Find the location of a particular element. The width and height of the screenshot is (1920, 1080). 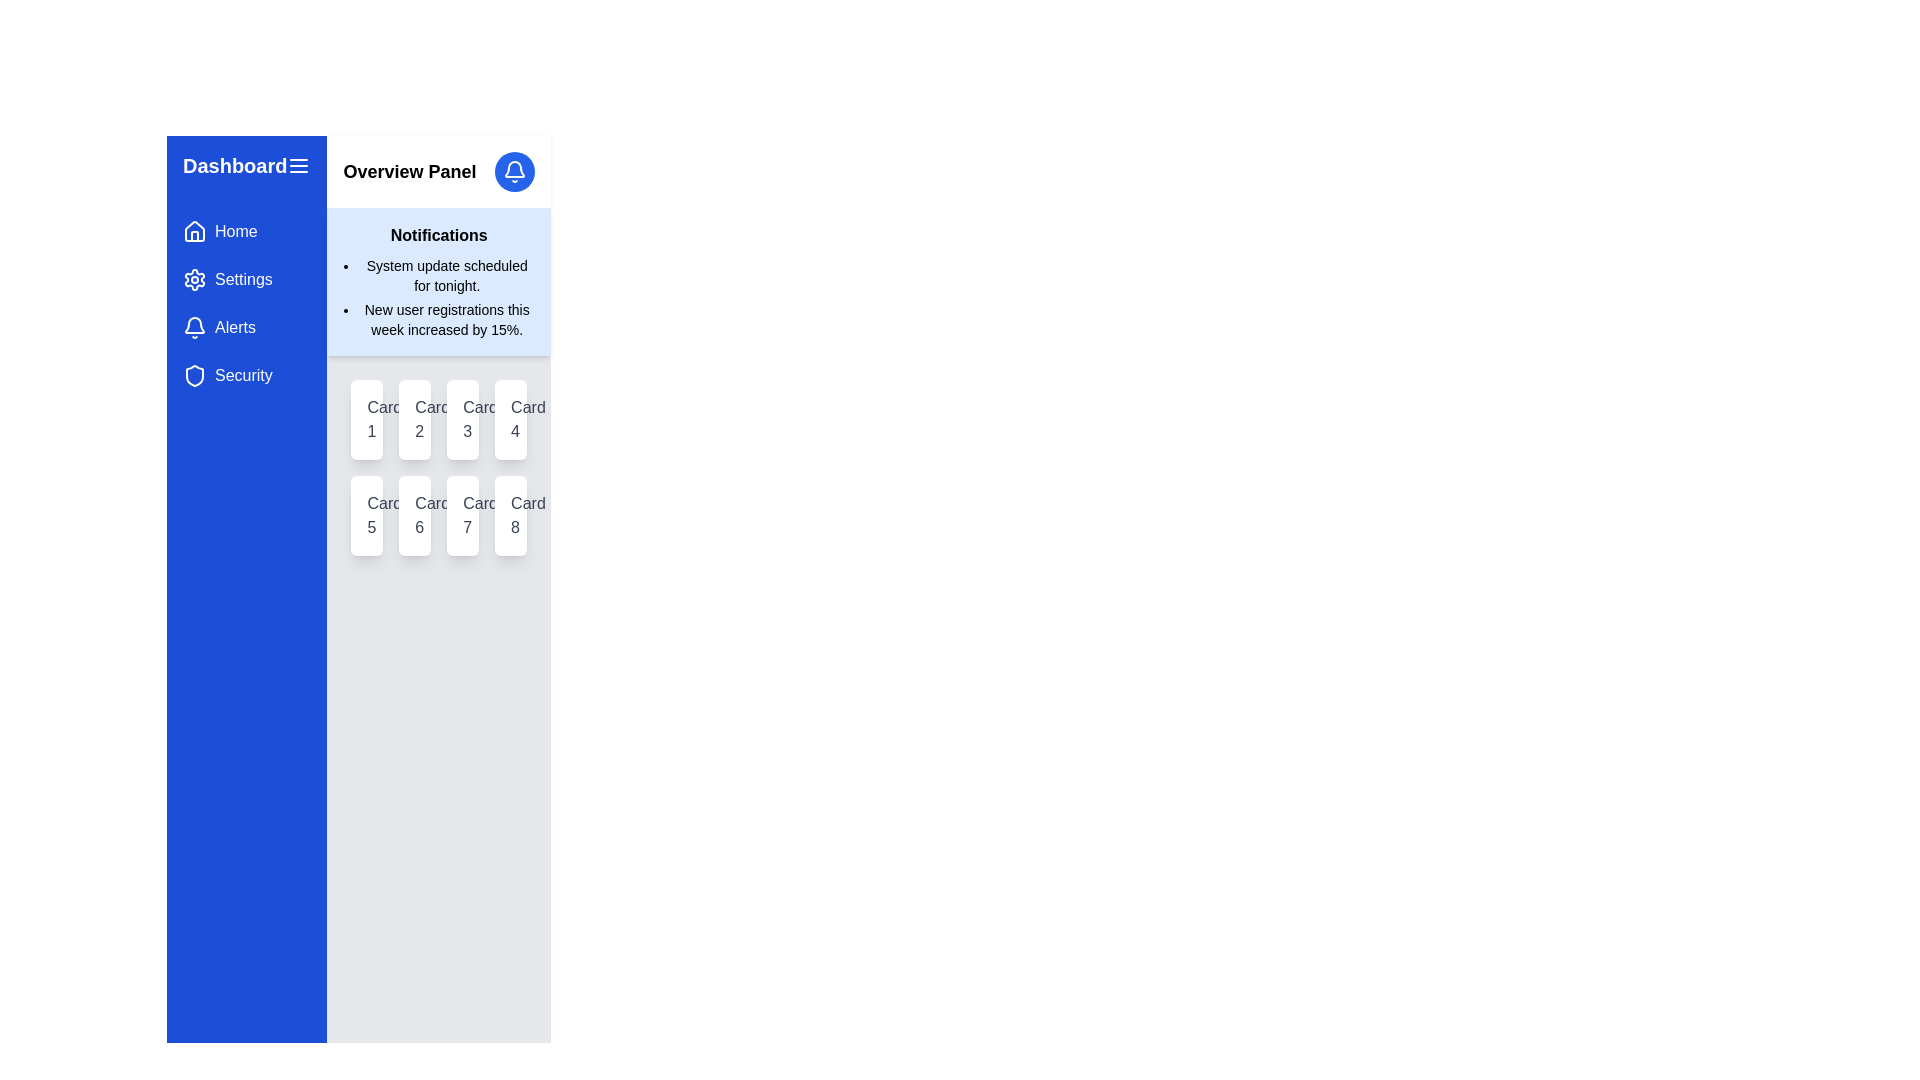

the card with a white background, rounded corners, and shadow effect that contains the text 'Card 5', located in the second row of a 2x4 grid layout is located at coordinates (367, 515).